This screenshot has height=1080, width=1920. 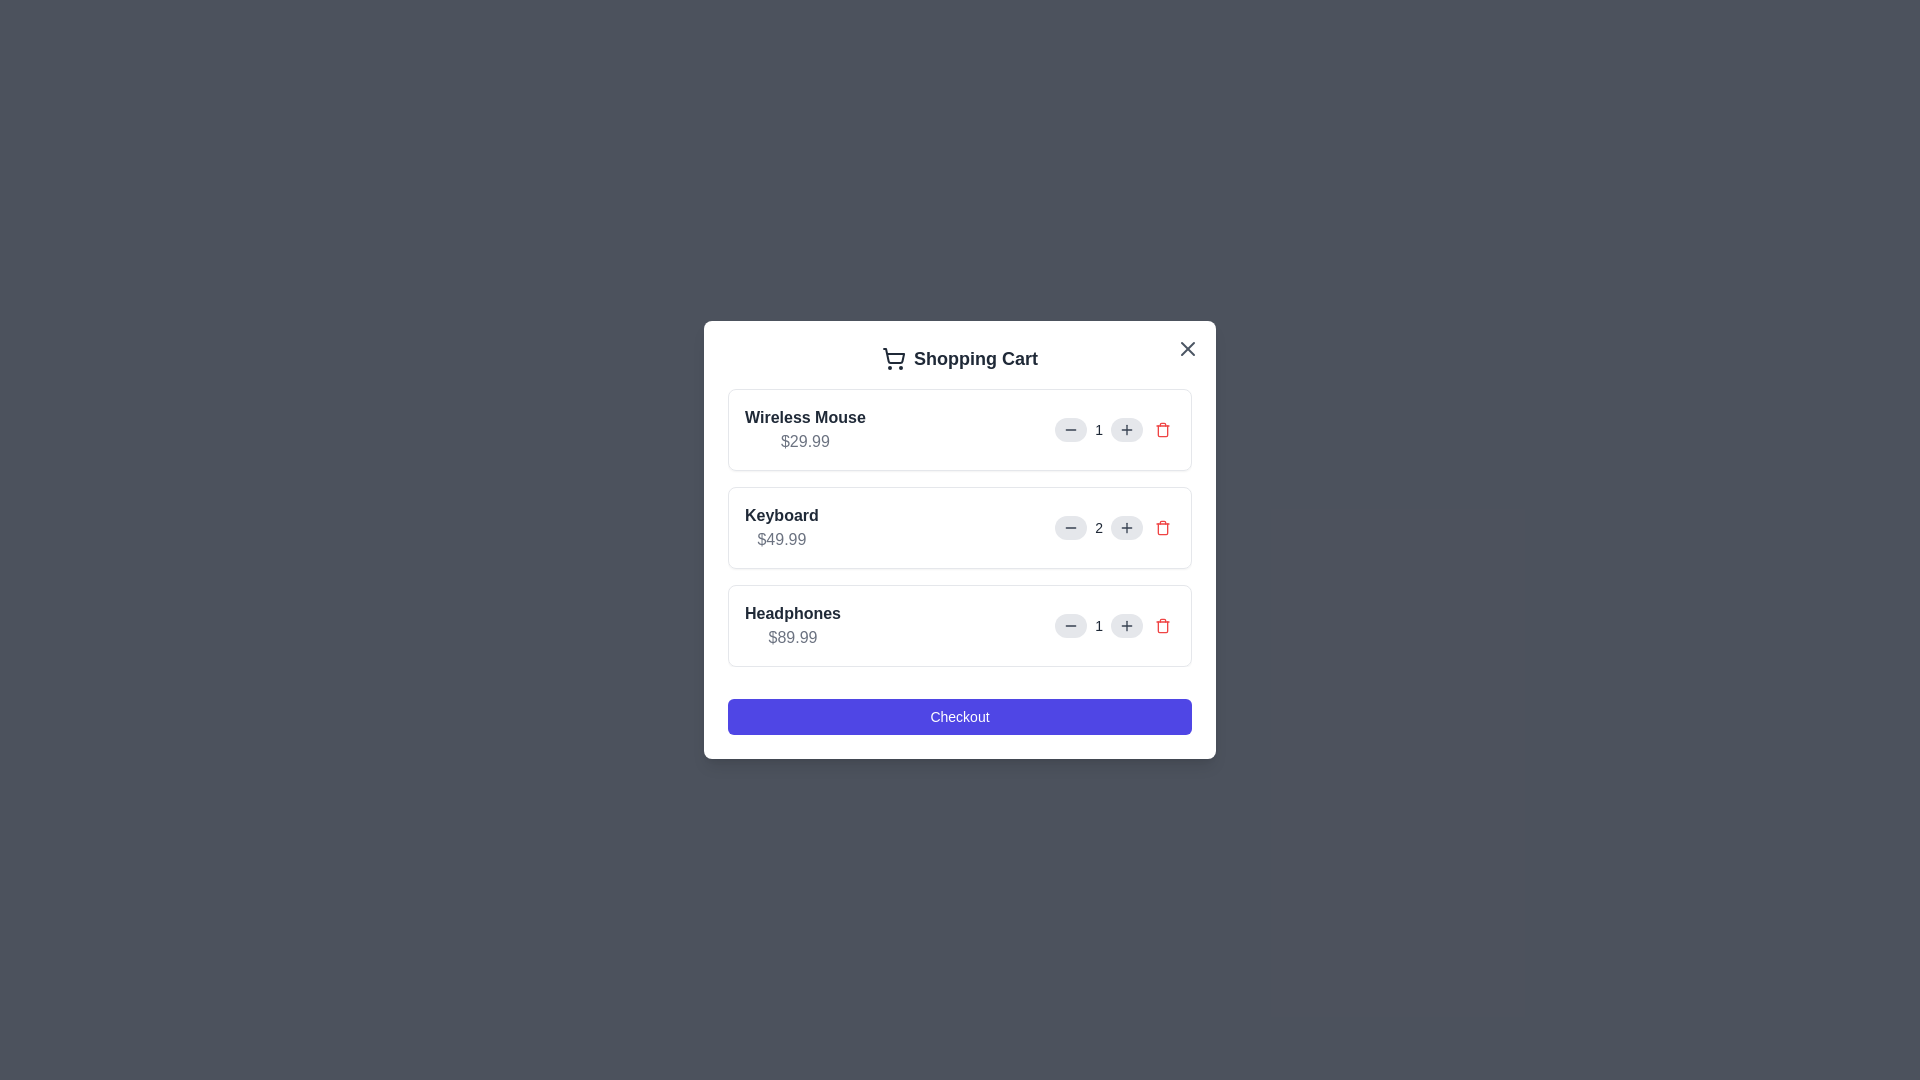 What do you see at coordinates (805, 416) in the screenshot?
I see `text from the bold dark gray label that says 'Wireless Mouse', located in the shopping cart list above the price label '$29.99'` at bounding box center [805, 416].